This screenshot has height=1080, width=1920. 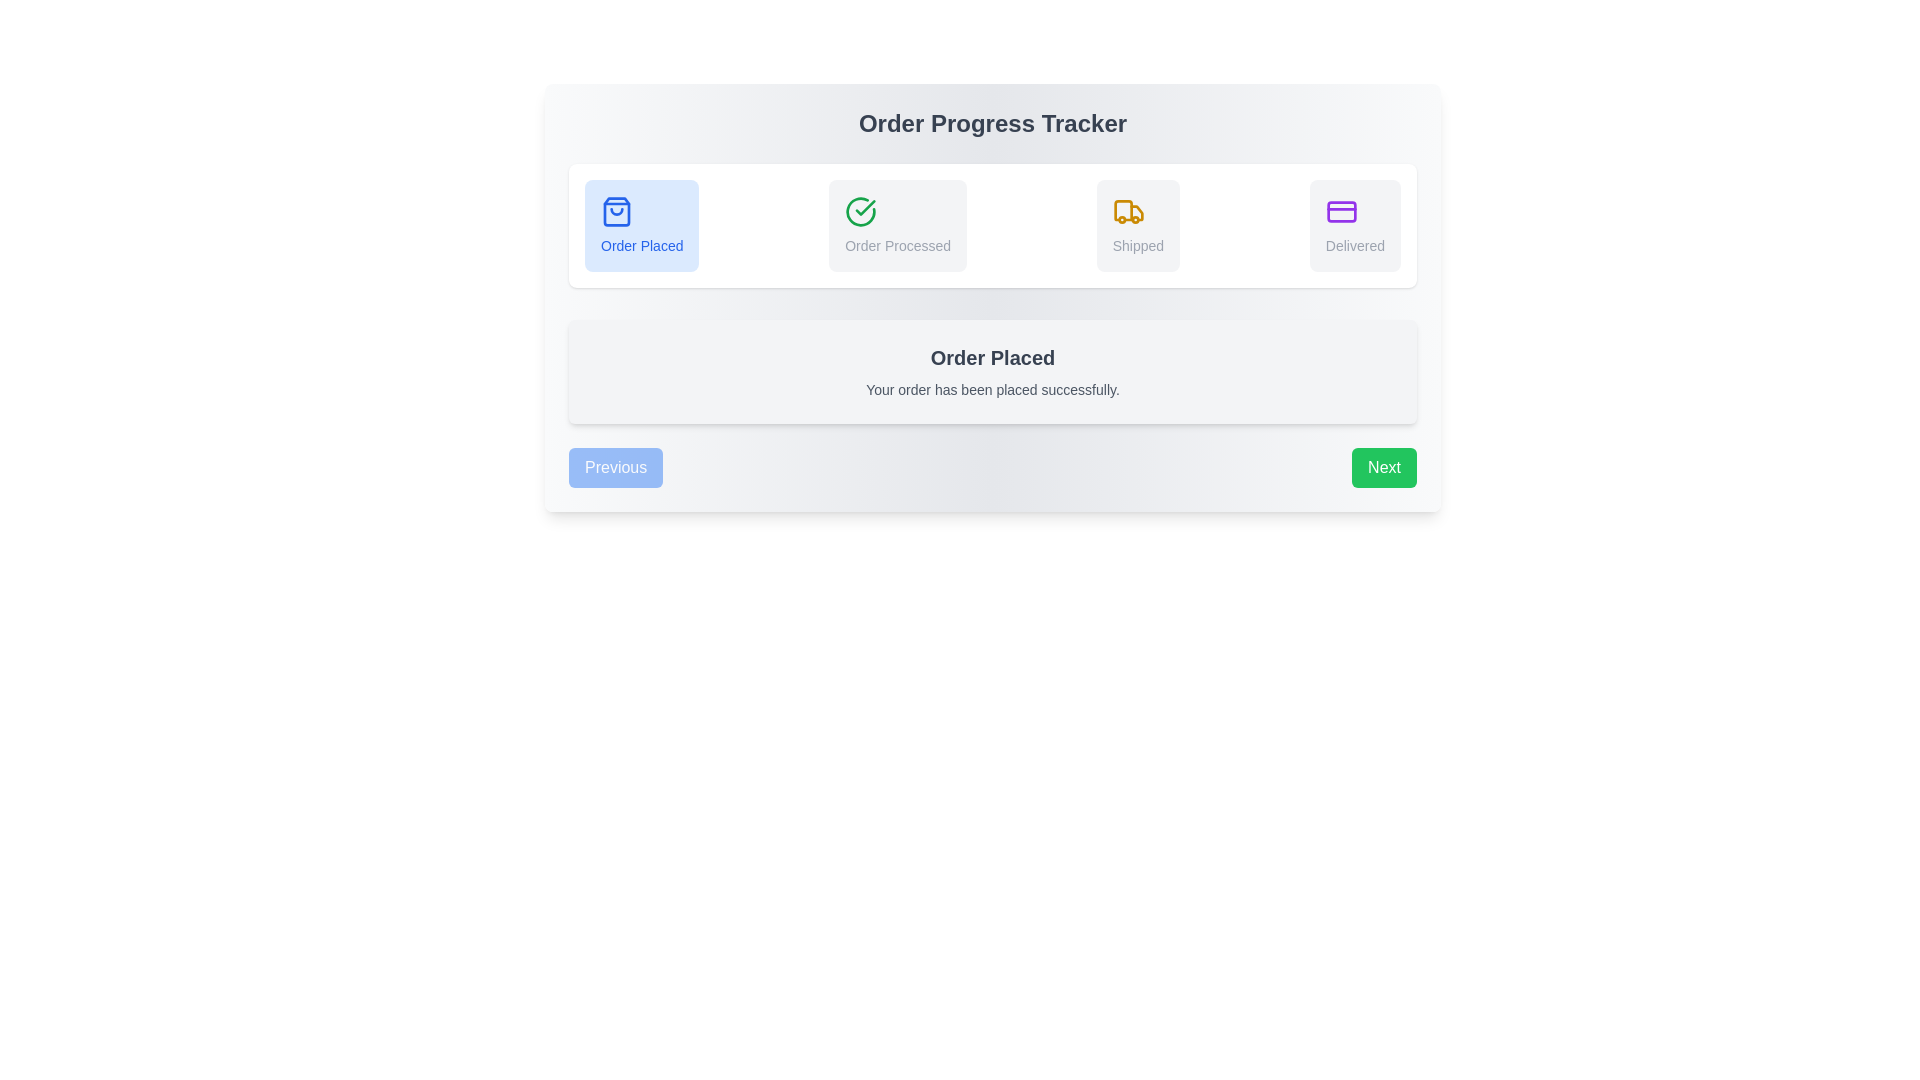 I want to click on the state of the 'Delivered' icon in the Order Progress Tracker, which is the rightmost icon visually indicating that the user's order has been delivered, so click(x=1341, y=212).